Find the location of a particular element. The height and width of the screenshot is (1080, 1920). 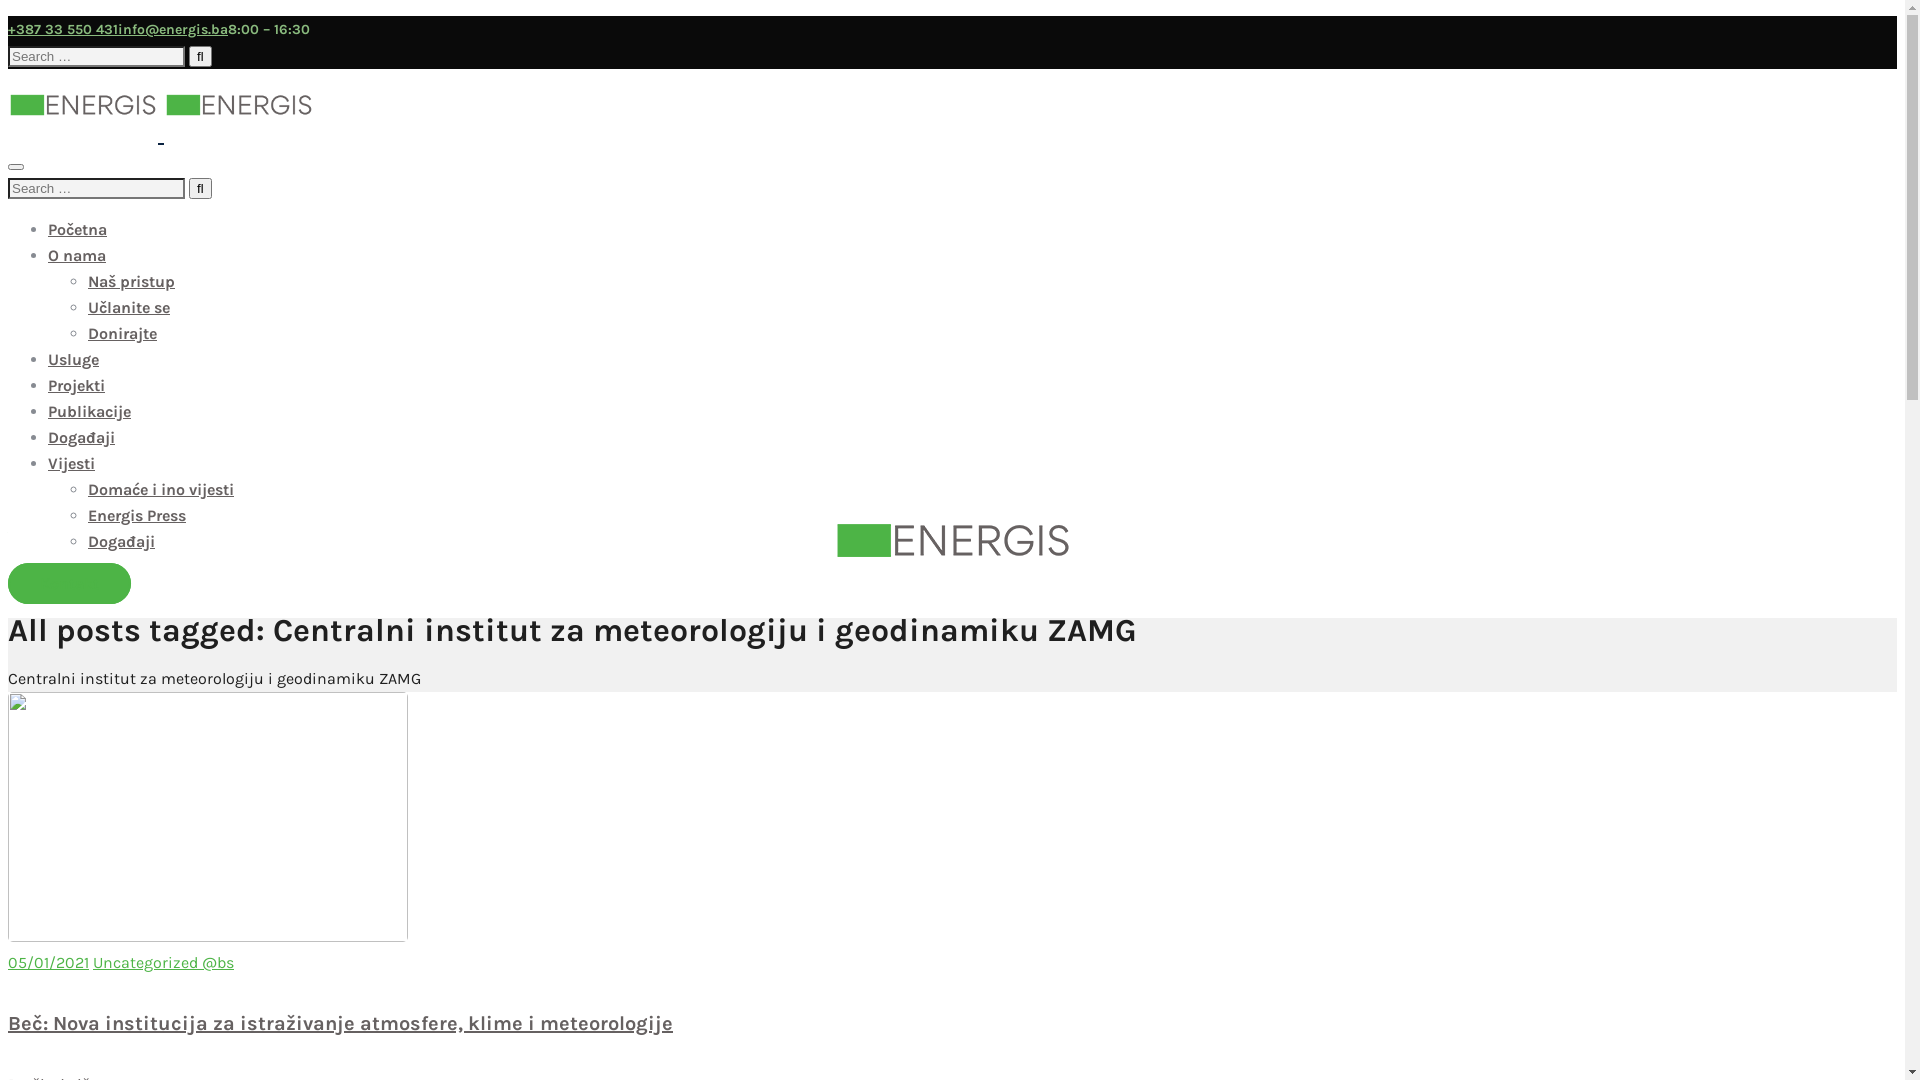

'Donirajte' is located at coordinates (121, 332).